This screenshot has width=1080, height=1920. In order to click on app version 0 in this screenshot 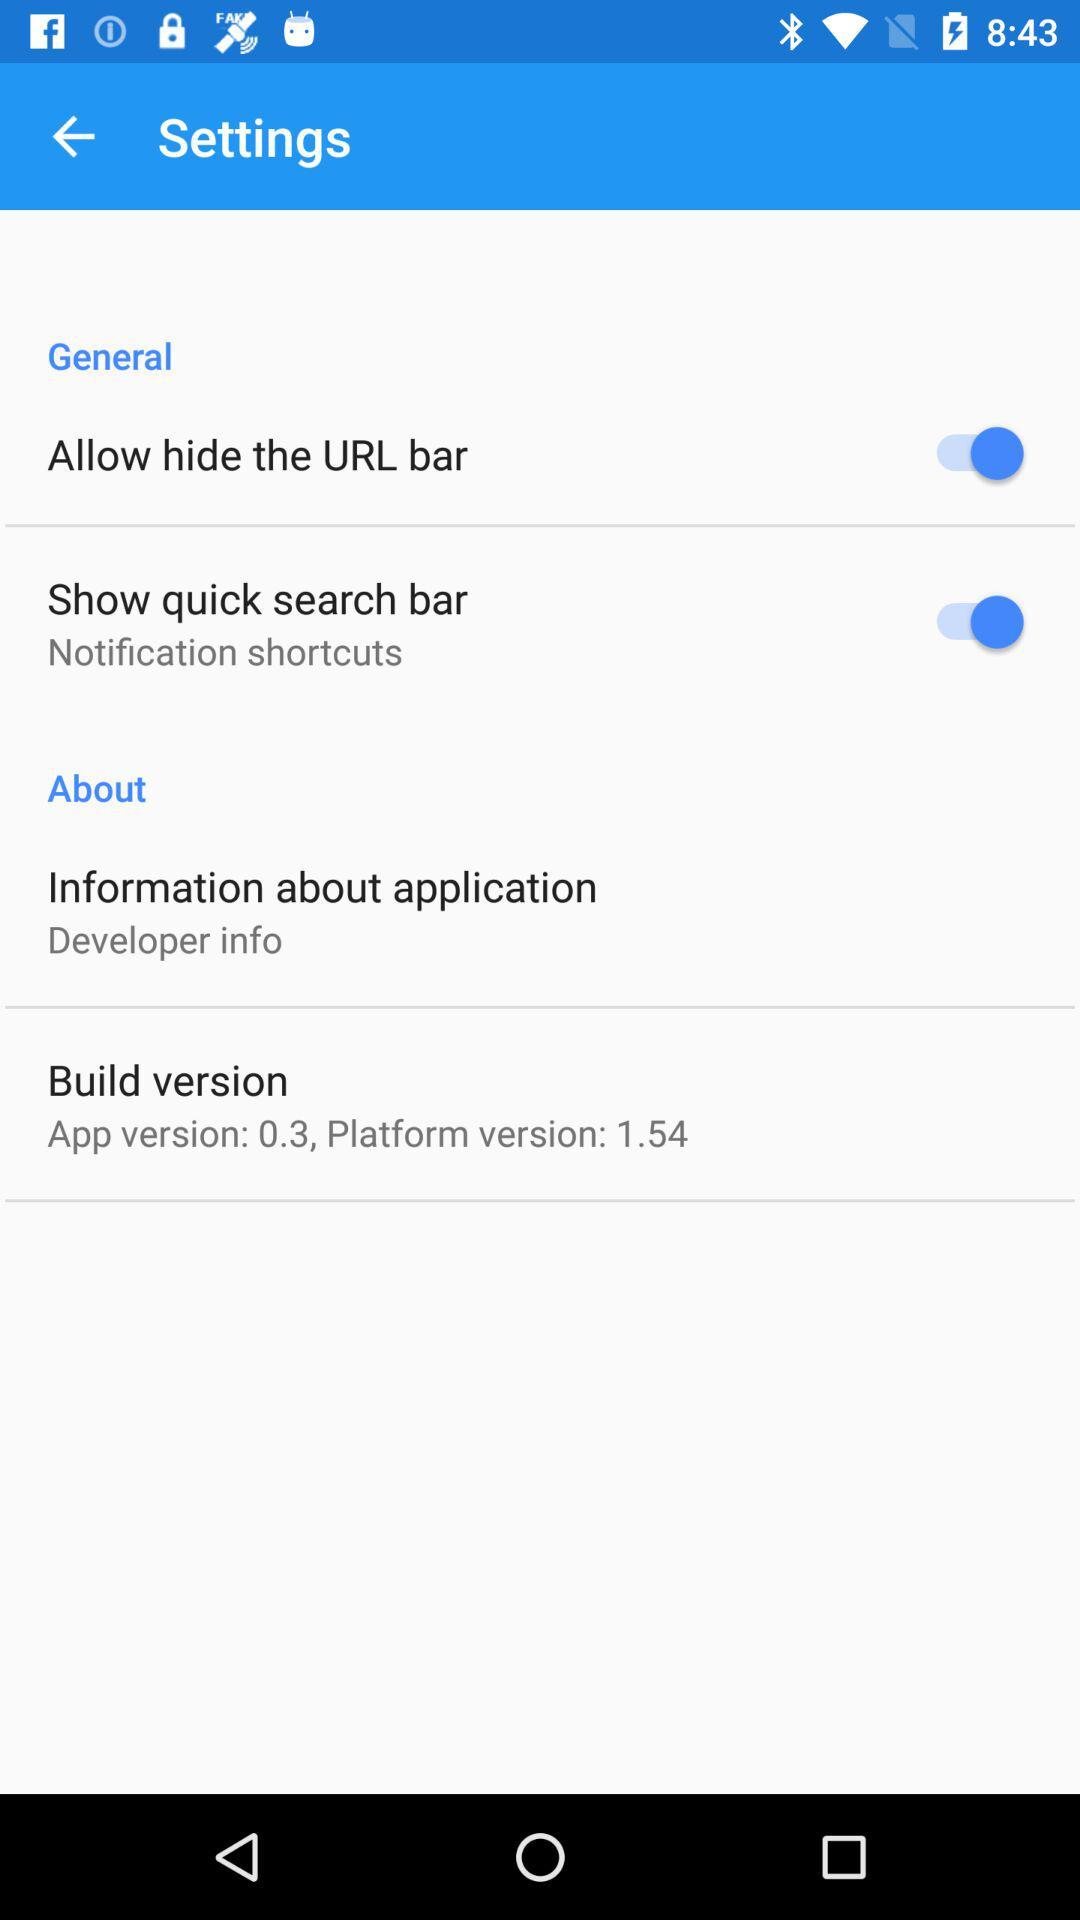, I will do `click(367, 1132)`.